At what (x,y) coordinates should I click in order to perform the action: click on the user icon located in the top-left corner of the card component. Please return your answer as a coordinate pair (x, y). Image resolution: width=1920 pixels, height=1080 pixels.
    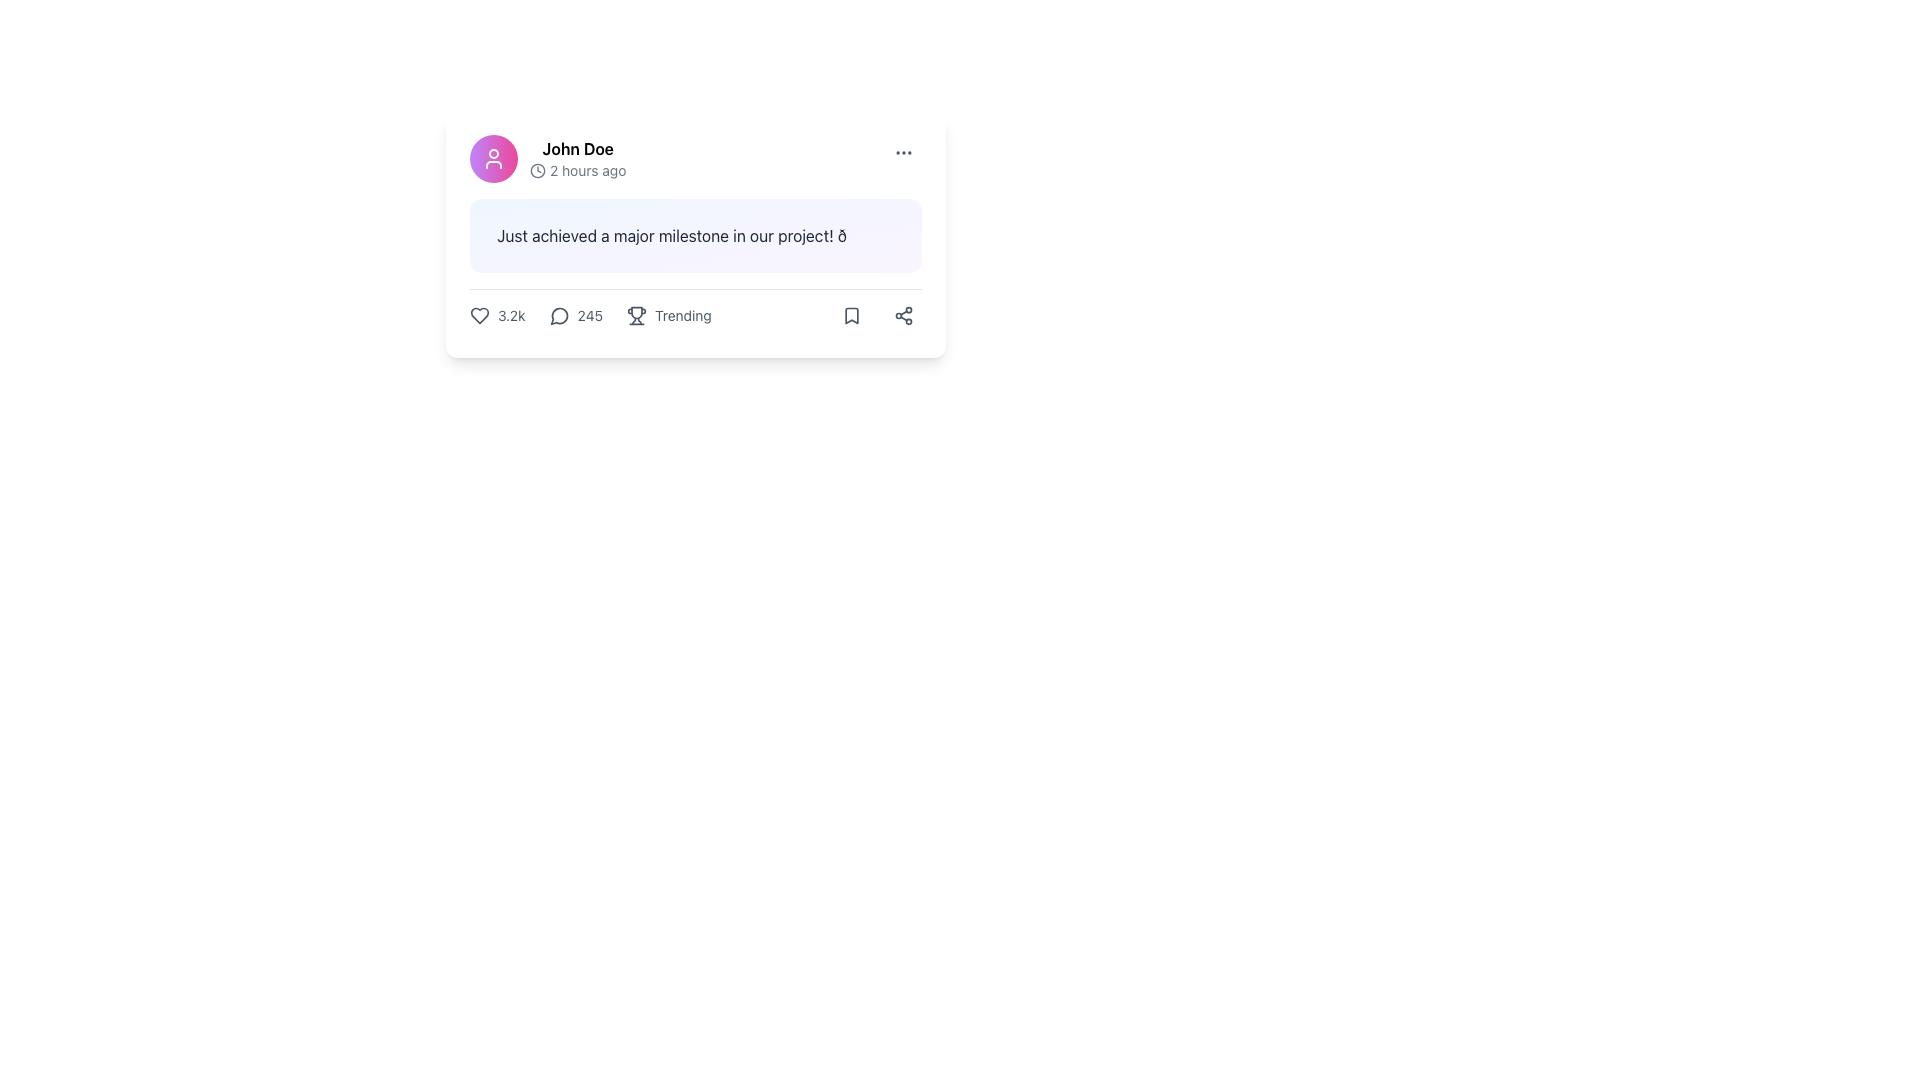
    Looking at the image, I should click on (494, 157).